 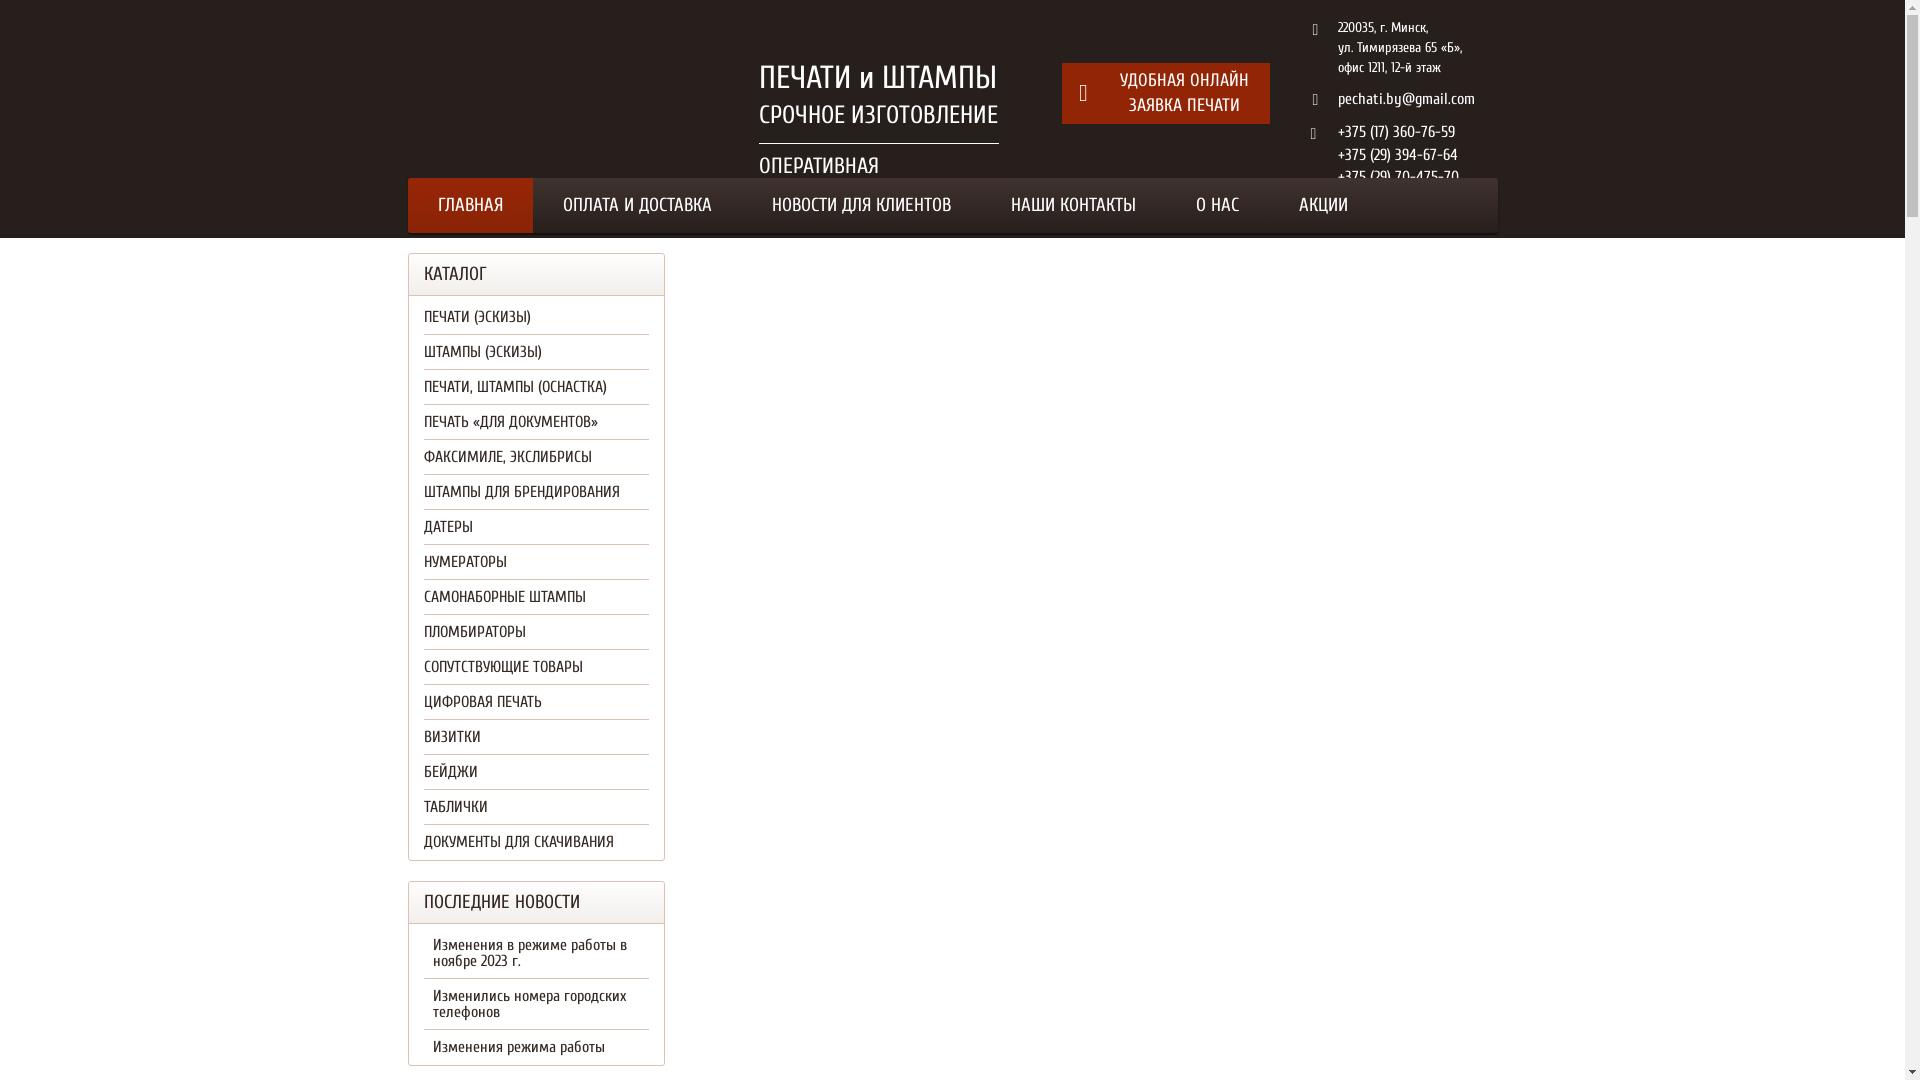 I want to click on '+375 (29) 70-475-70', so click(x=1338, y=176).